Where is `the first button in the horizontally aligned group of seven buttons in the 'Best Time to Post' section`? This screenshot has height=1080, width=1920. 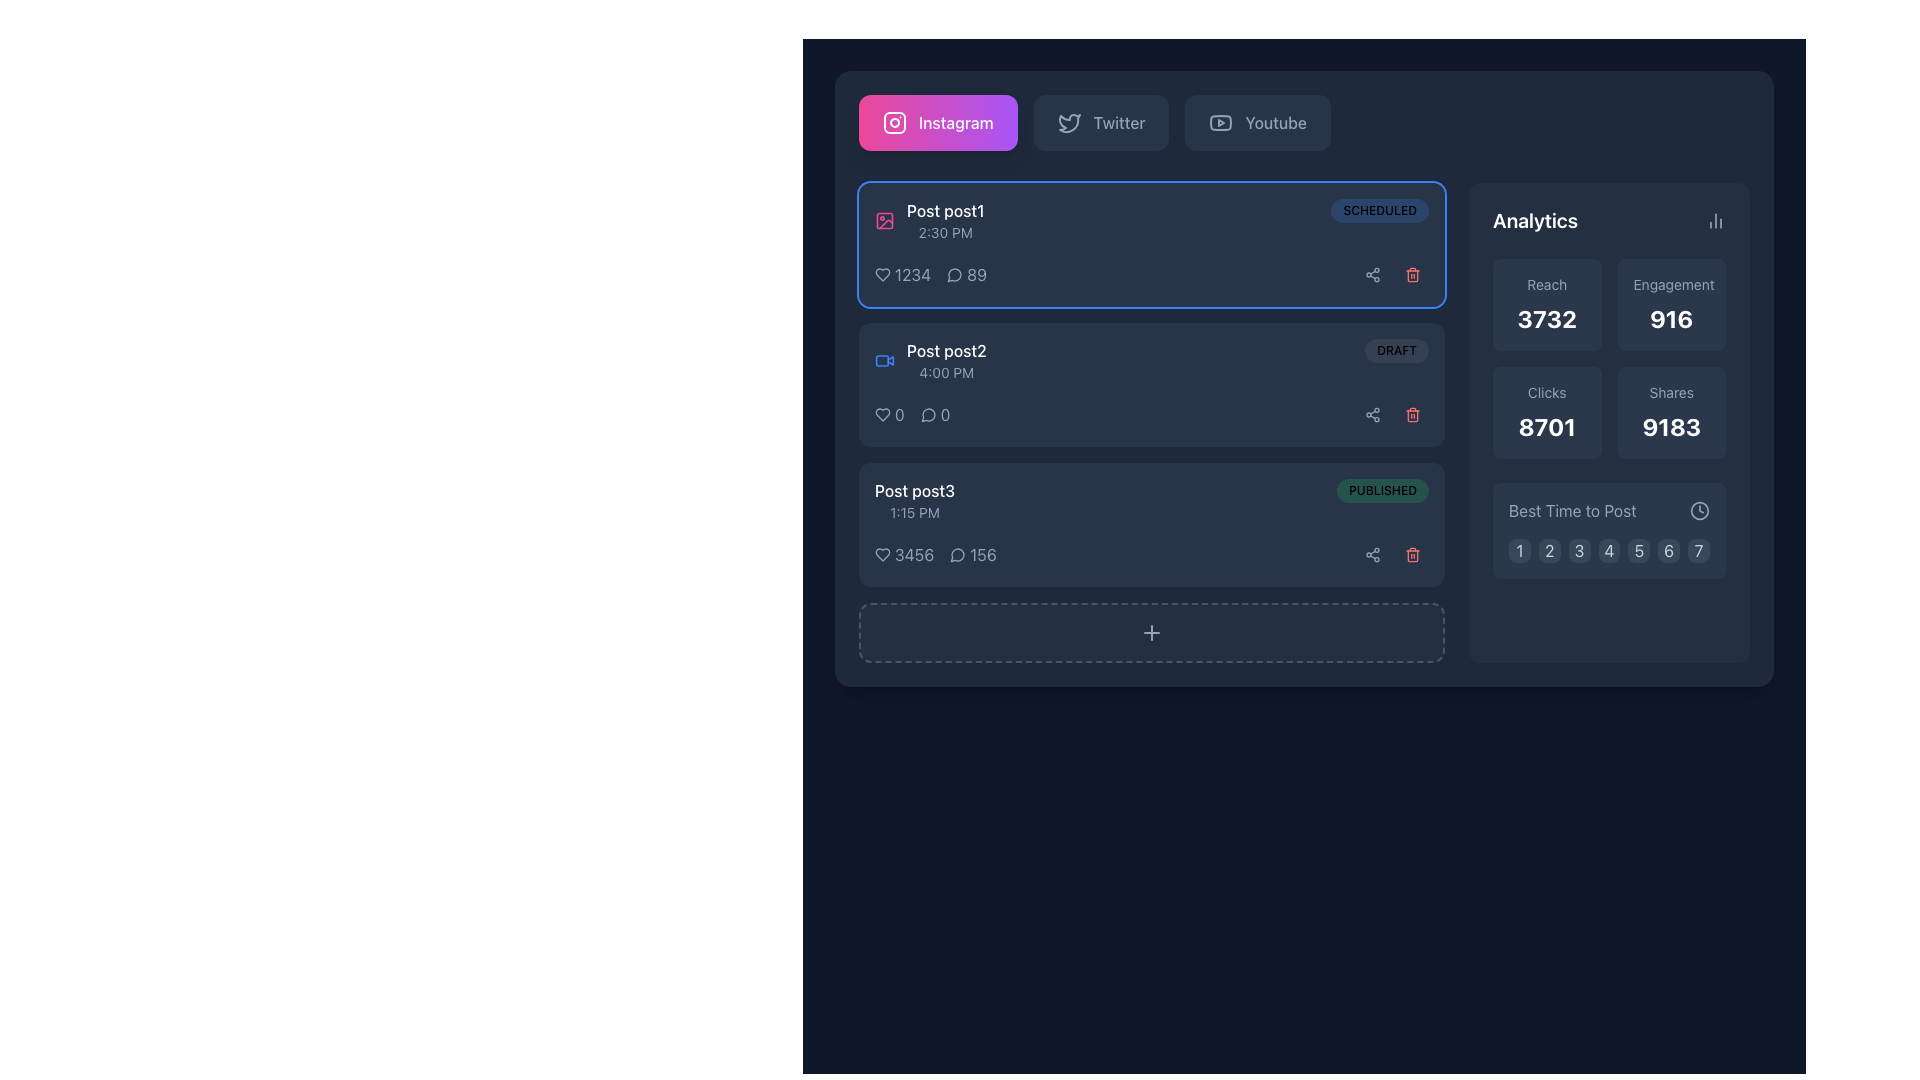 the first button in the horizontally aligned group of seven buttons in the 'Best Time to Post' section is located at coordinates (1519, 551).